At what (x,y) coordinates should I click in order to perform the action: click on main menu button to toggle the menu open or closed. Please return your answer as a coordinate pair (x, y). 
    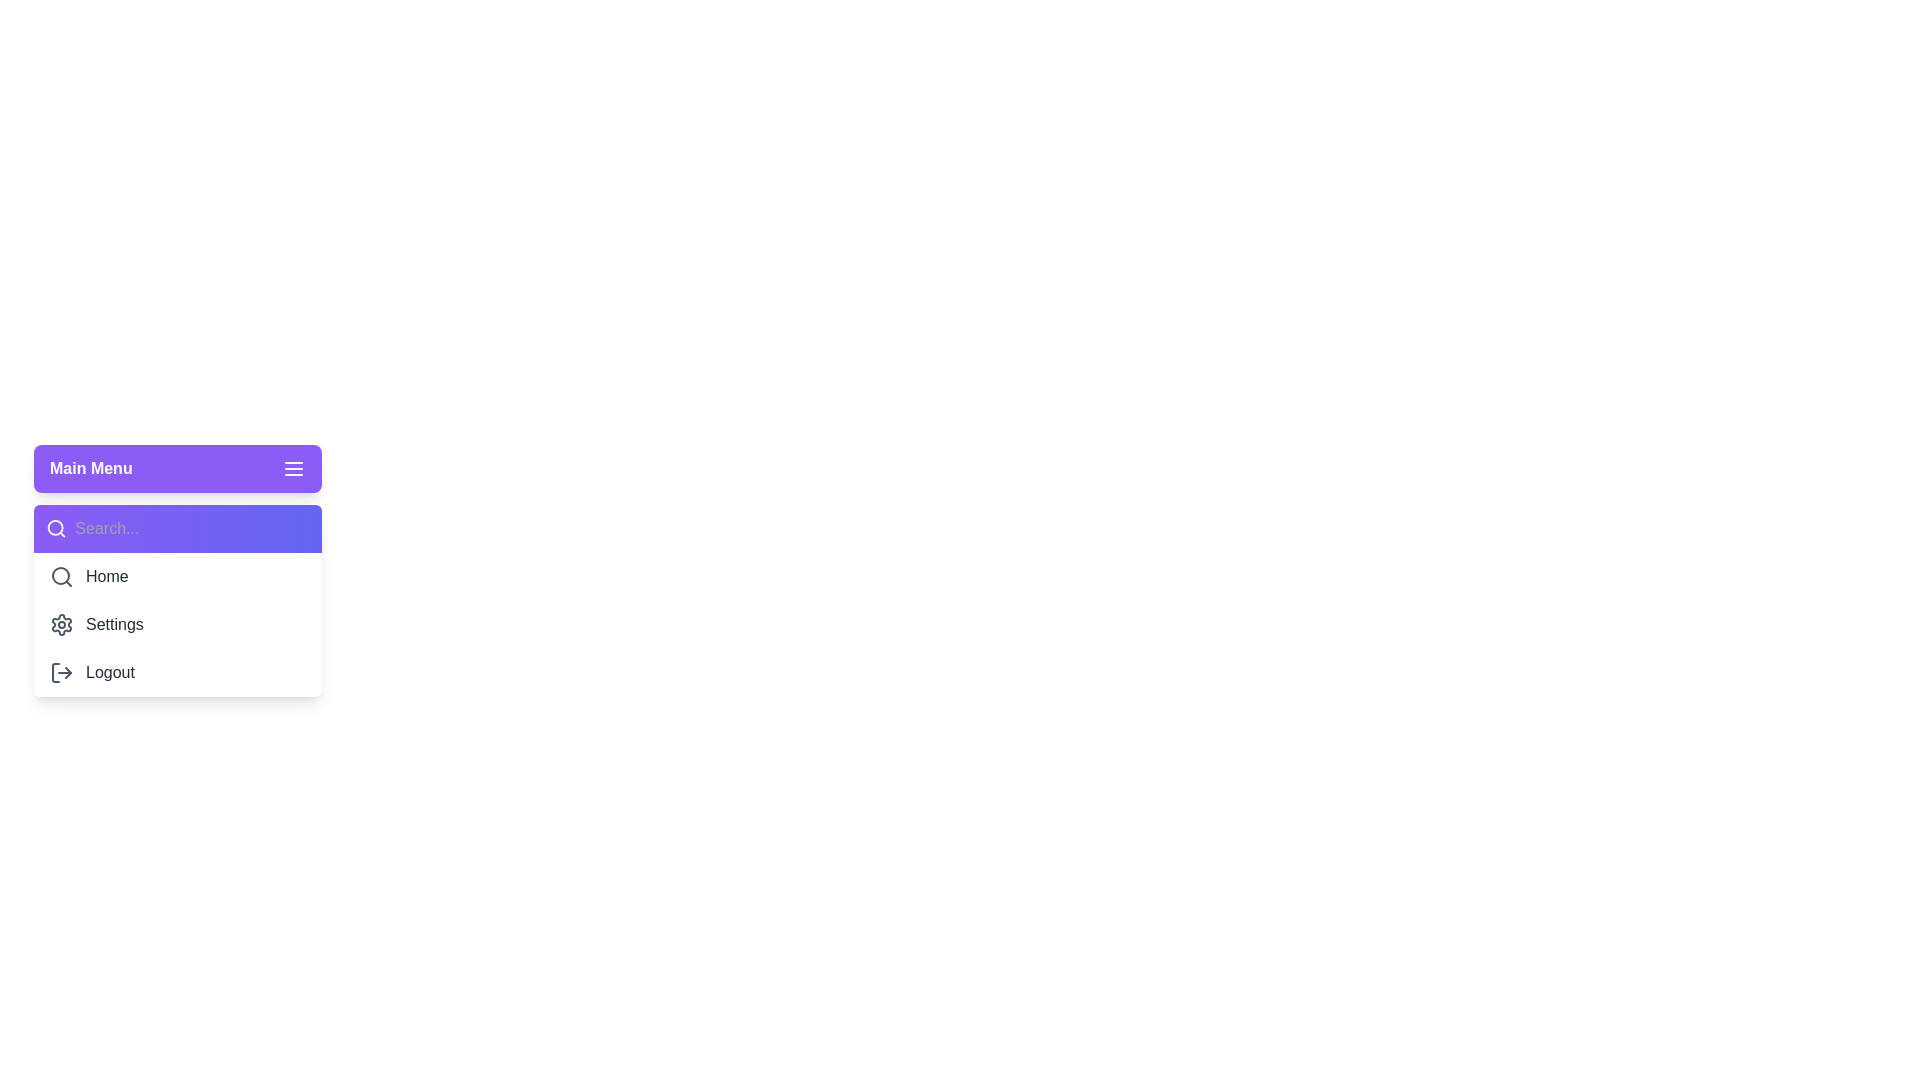
    Looking at the image, I should click on (177, 469).